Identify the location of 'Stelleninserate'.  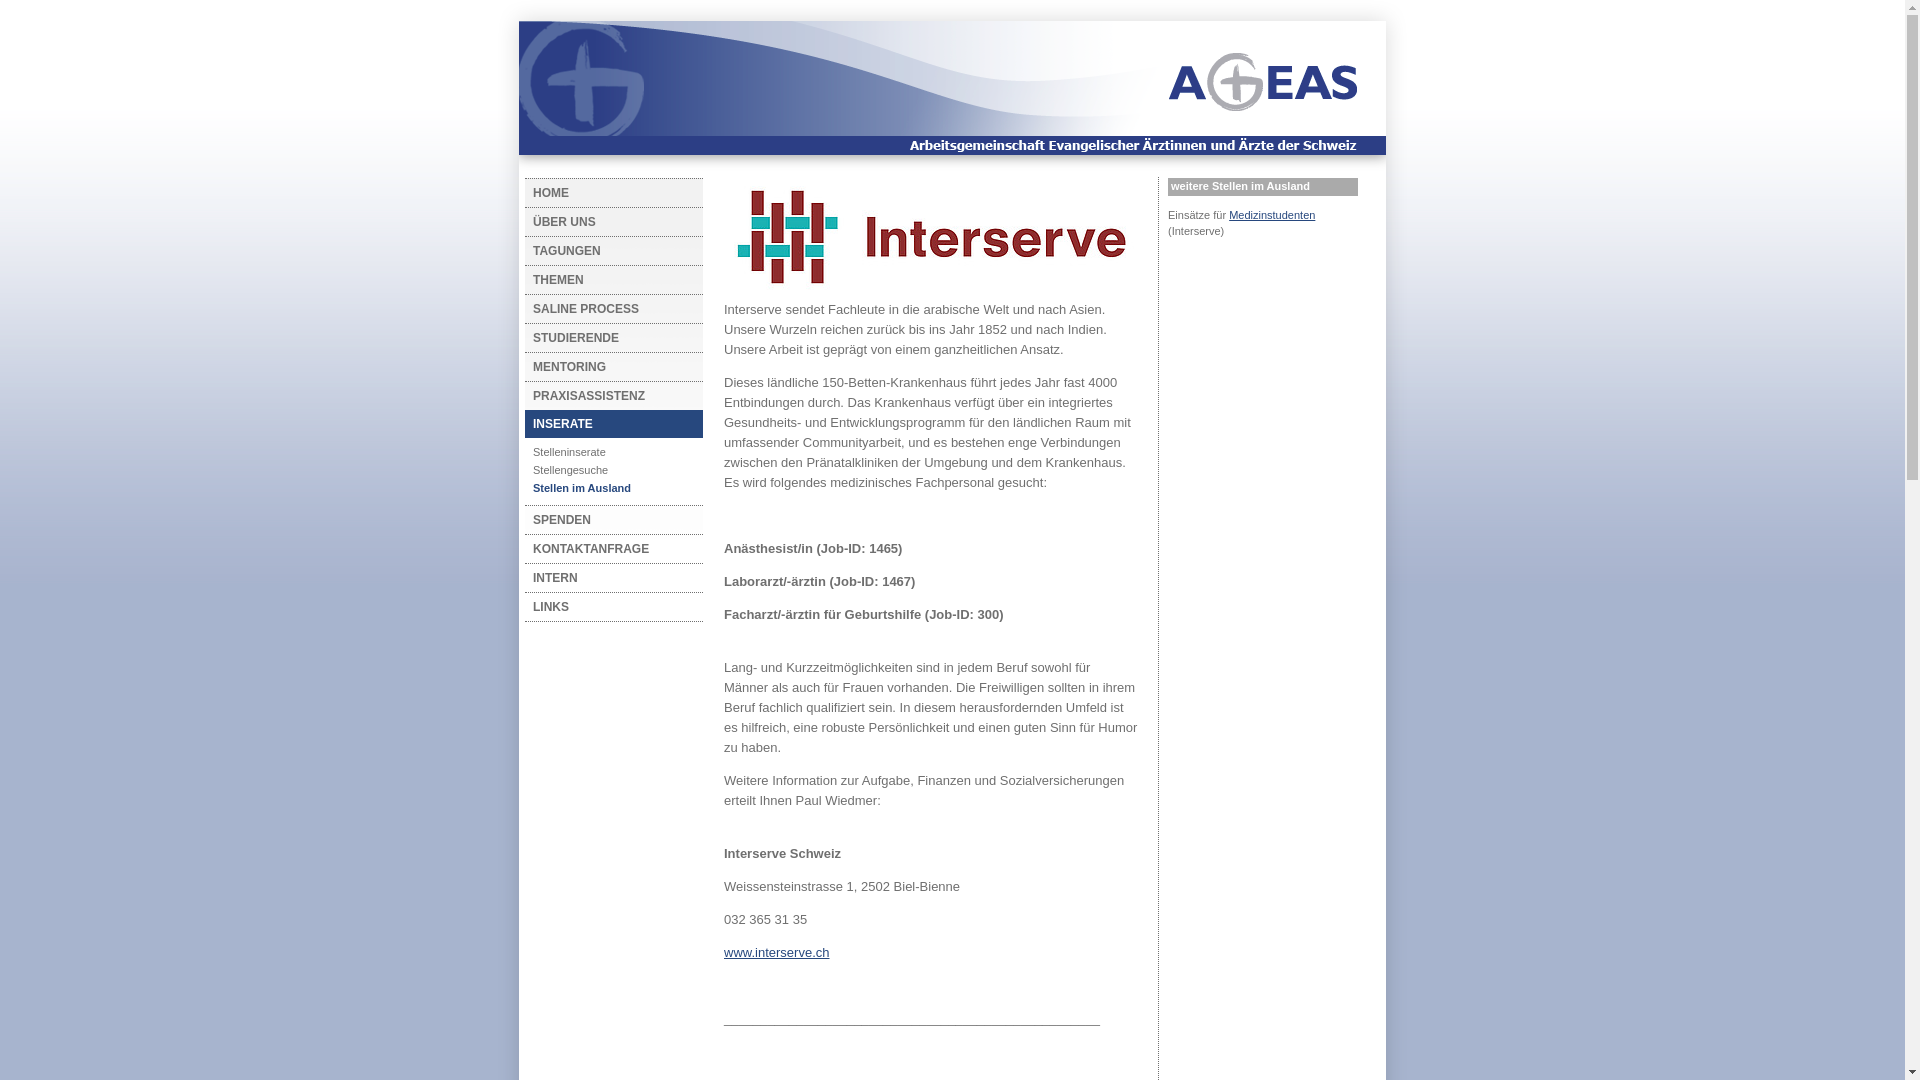
(606, 451).